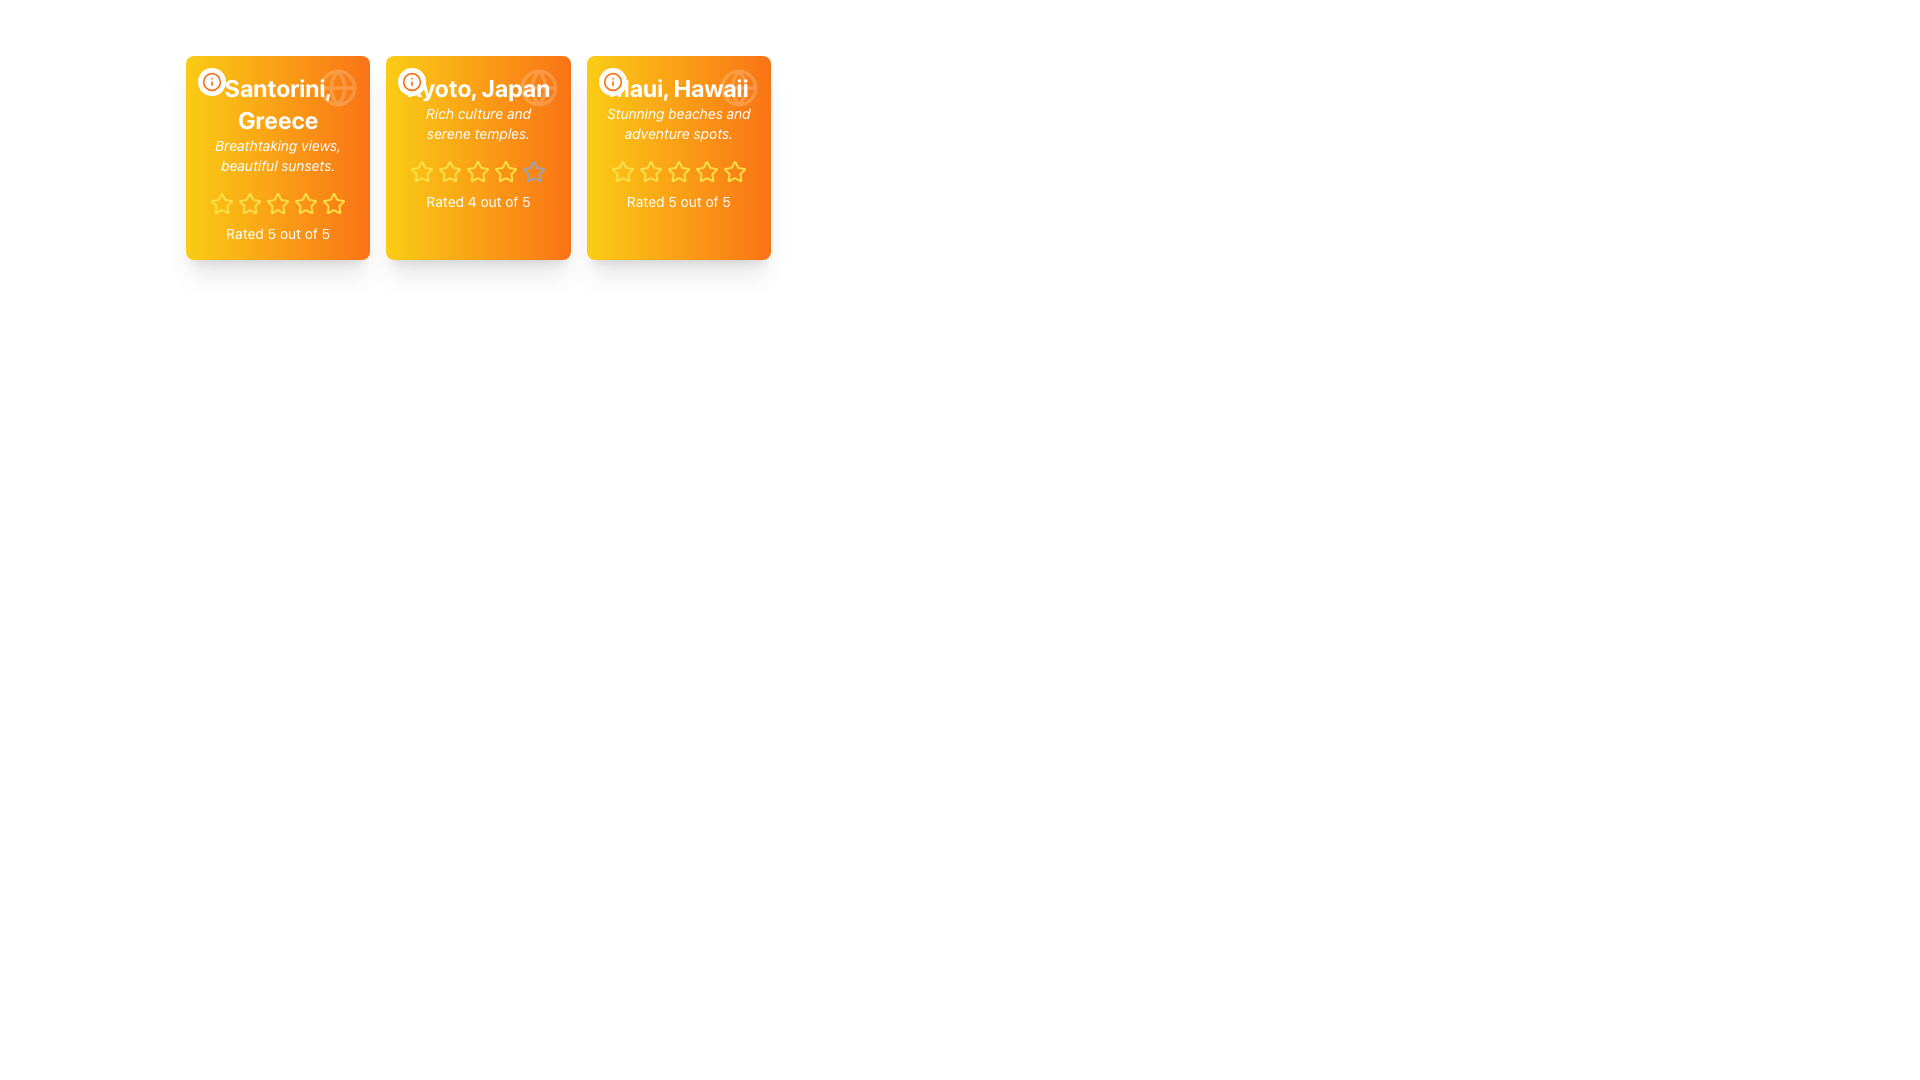 The width and height of the screenshot is (1920, 1080). I want to click on the button located in the top-left corner of the card titled 'Kyoto, Japan', so click(411, 80).